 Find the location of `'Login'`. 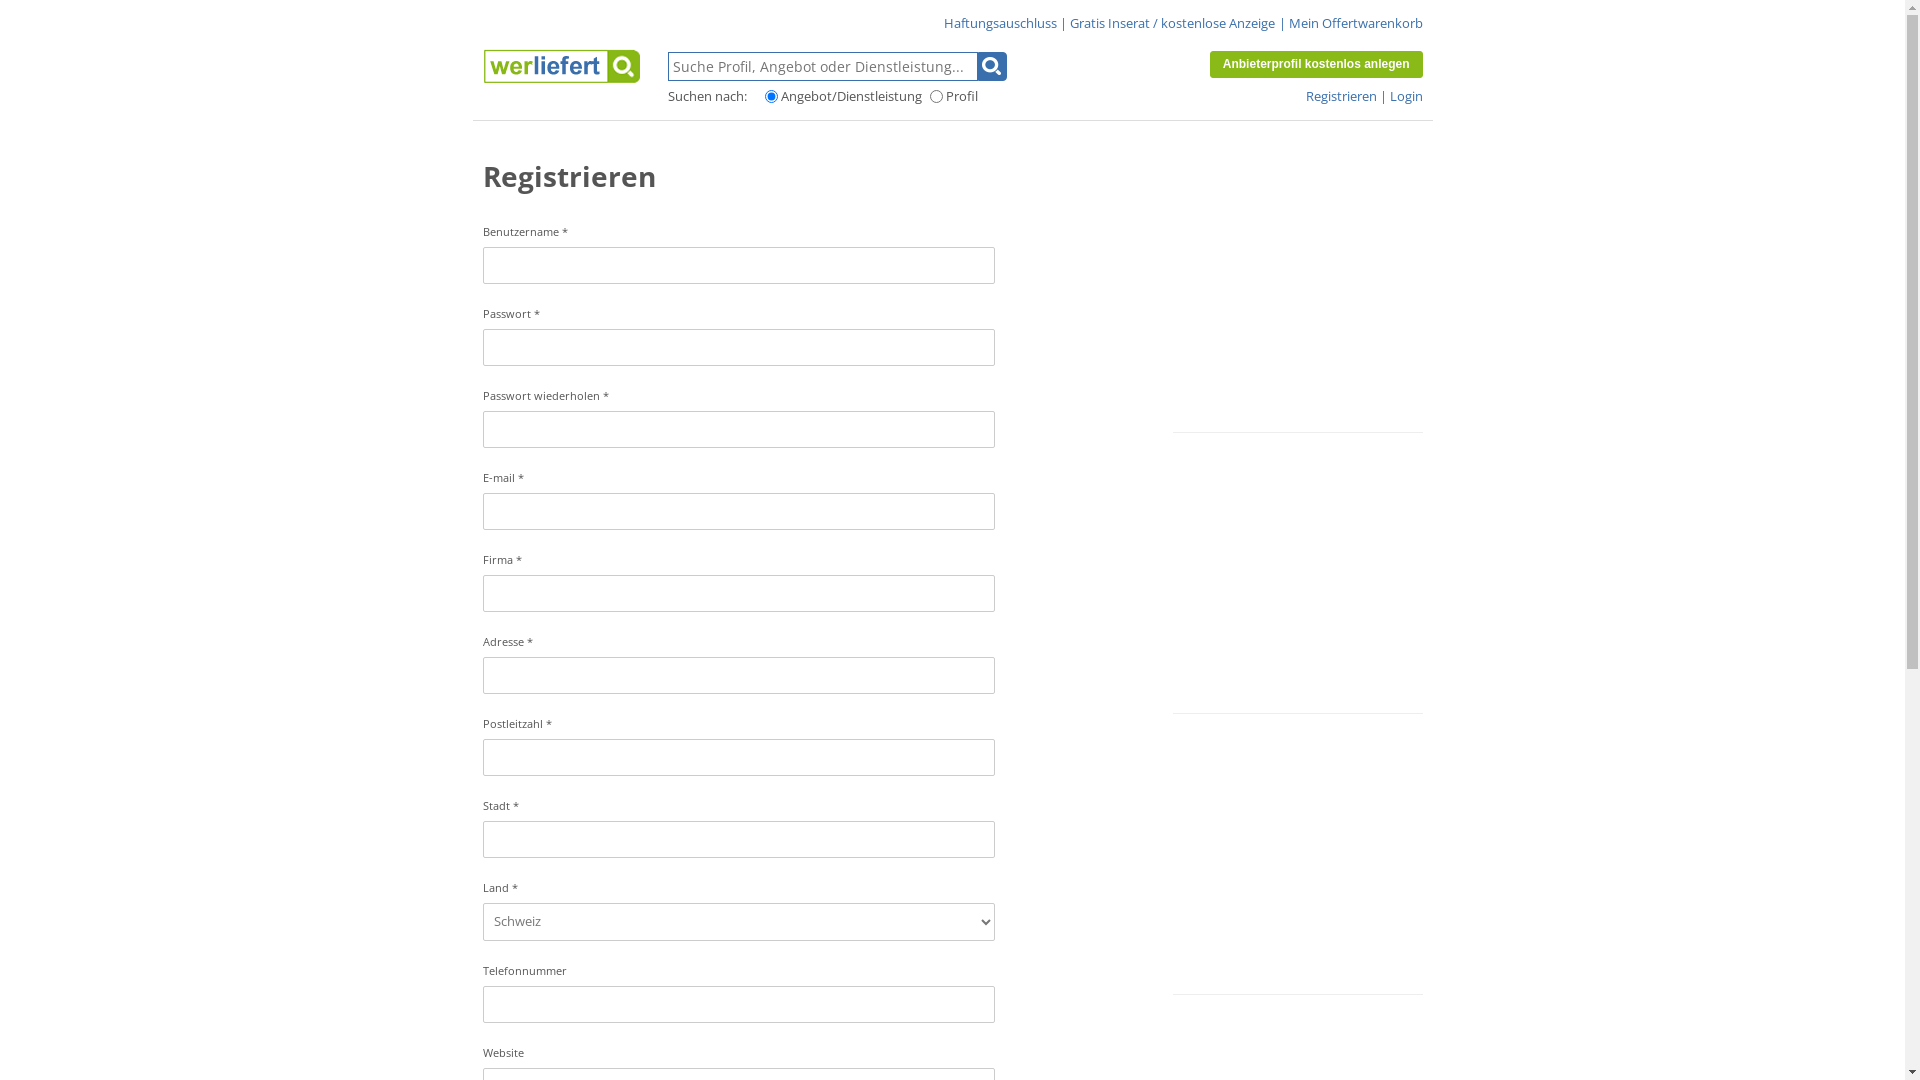

'Login' is located at coordinates (1389, 96).